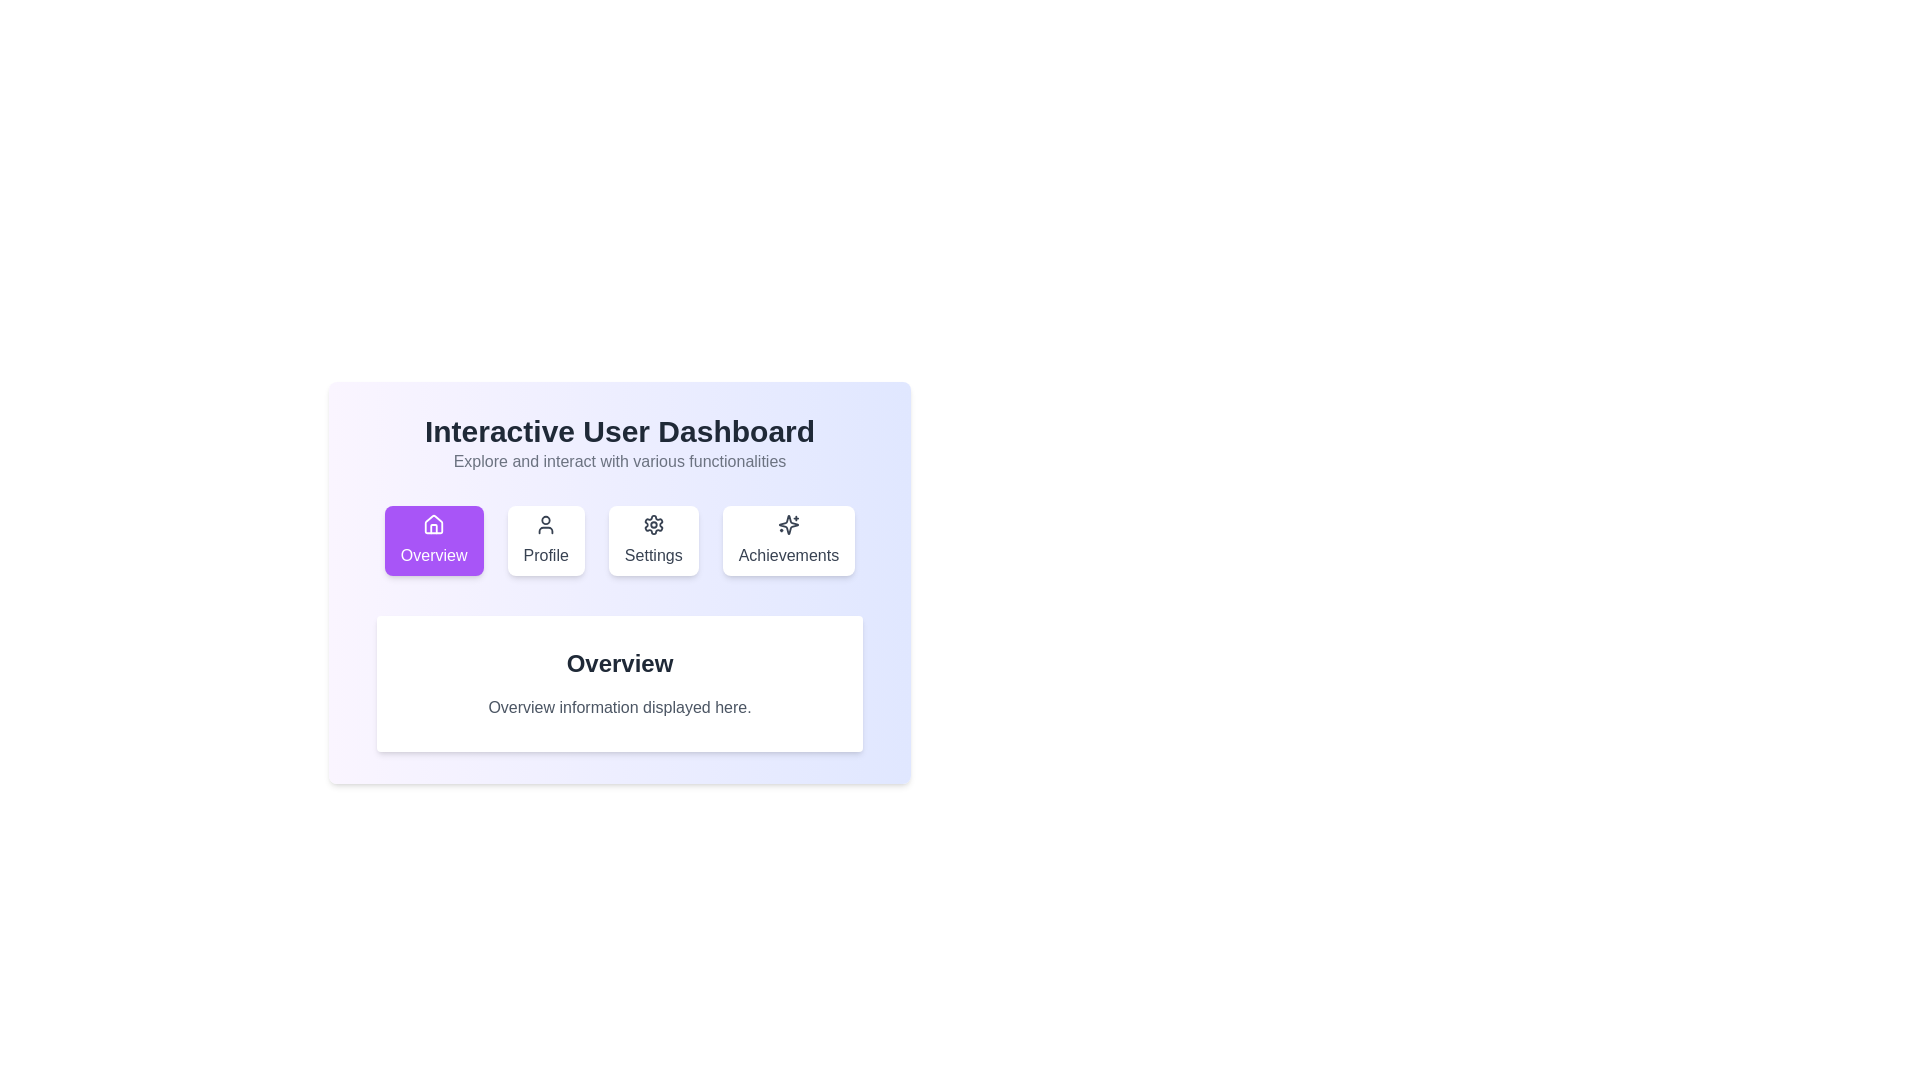  Describe the element at coordinates (653, 523) in the screenshot. I see `the gear-shaped settings icon located at the top row of buttons, third from the left` at that location.